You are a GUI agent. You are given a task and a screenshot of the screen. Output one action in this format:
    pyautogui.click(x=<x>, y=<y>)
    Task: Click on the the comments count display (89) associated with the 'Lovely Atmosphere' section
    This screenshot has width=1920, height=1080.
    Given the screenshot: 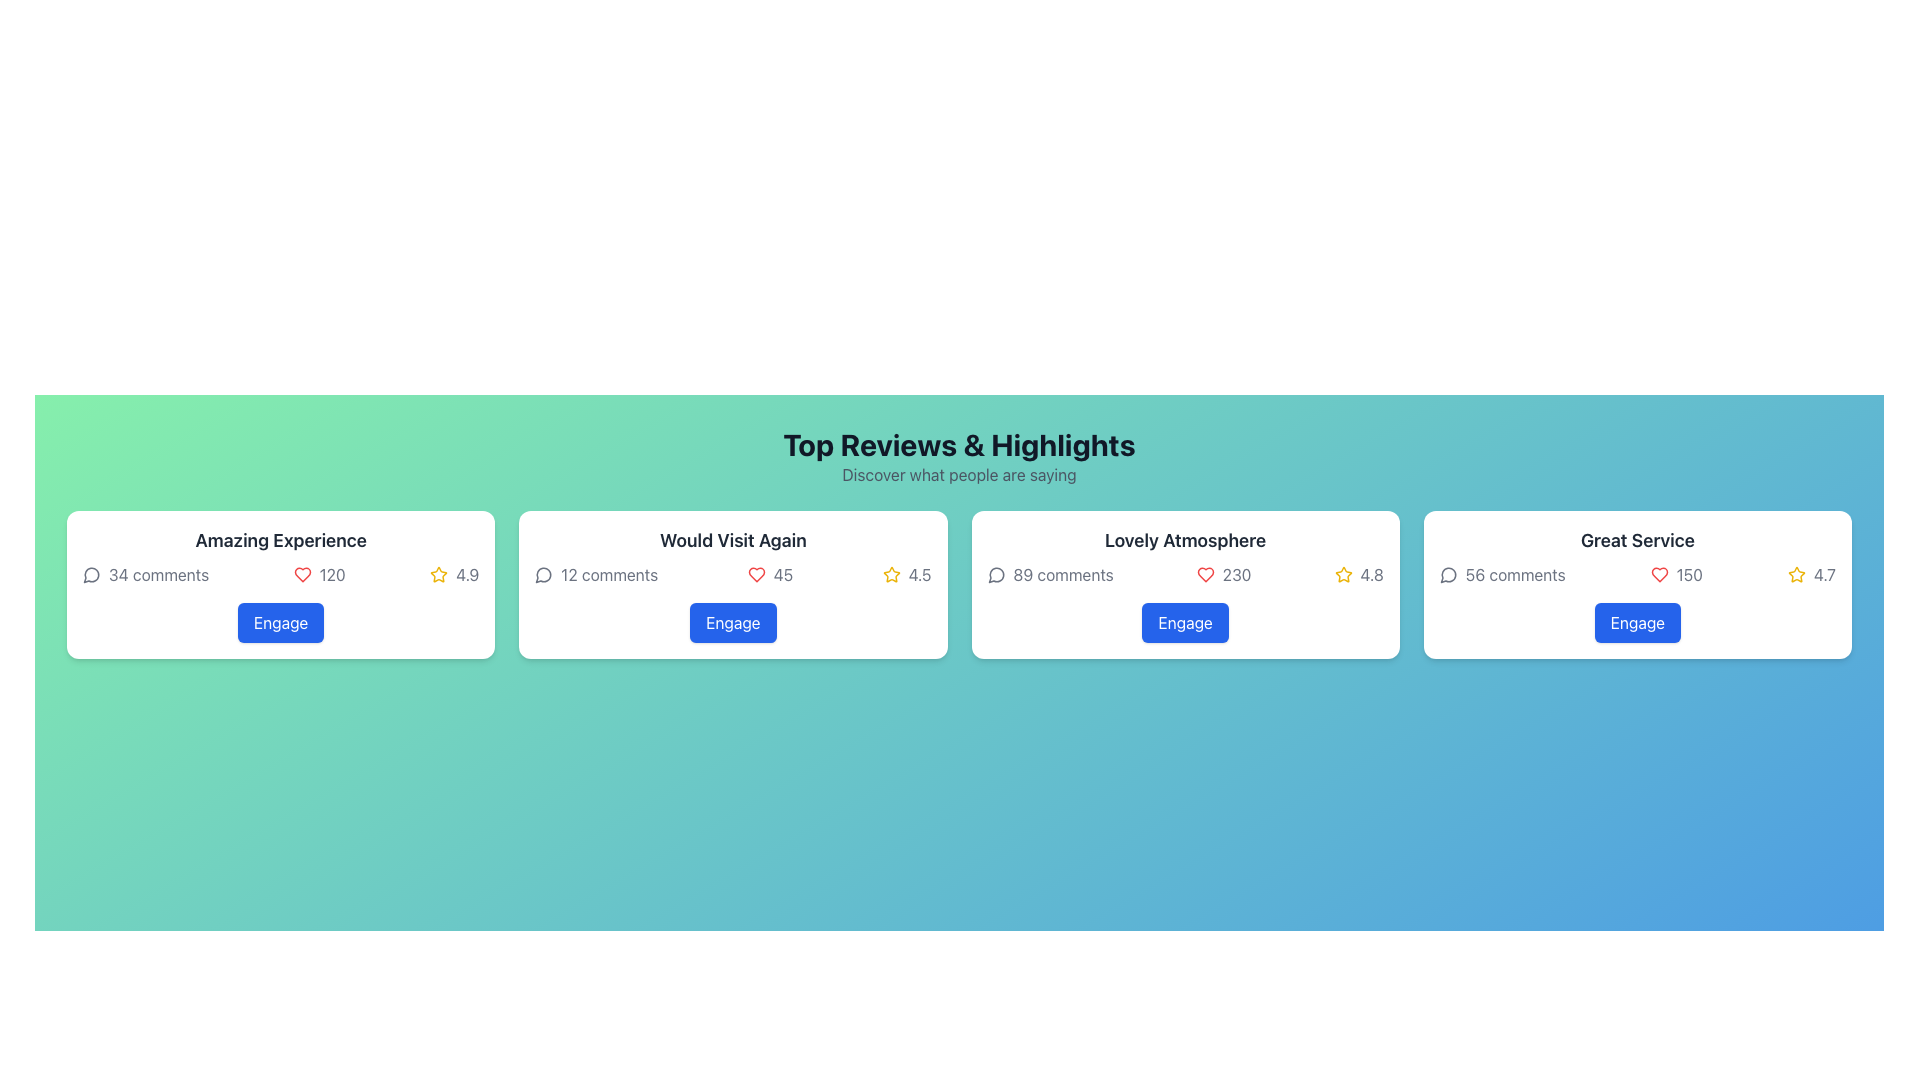 What is the action you would take?
    pyautogui.click(x=1049, y=574)
    